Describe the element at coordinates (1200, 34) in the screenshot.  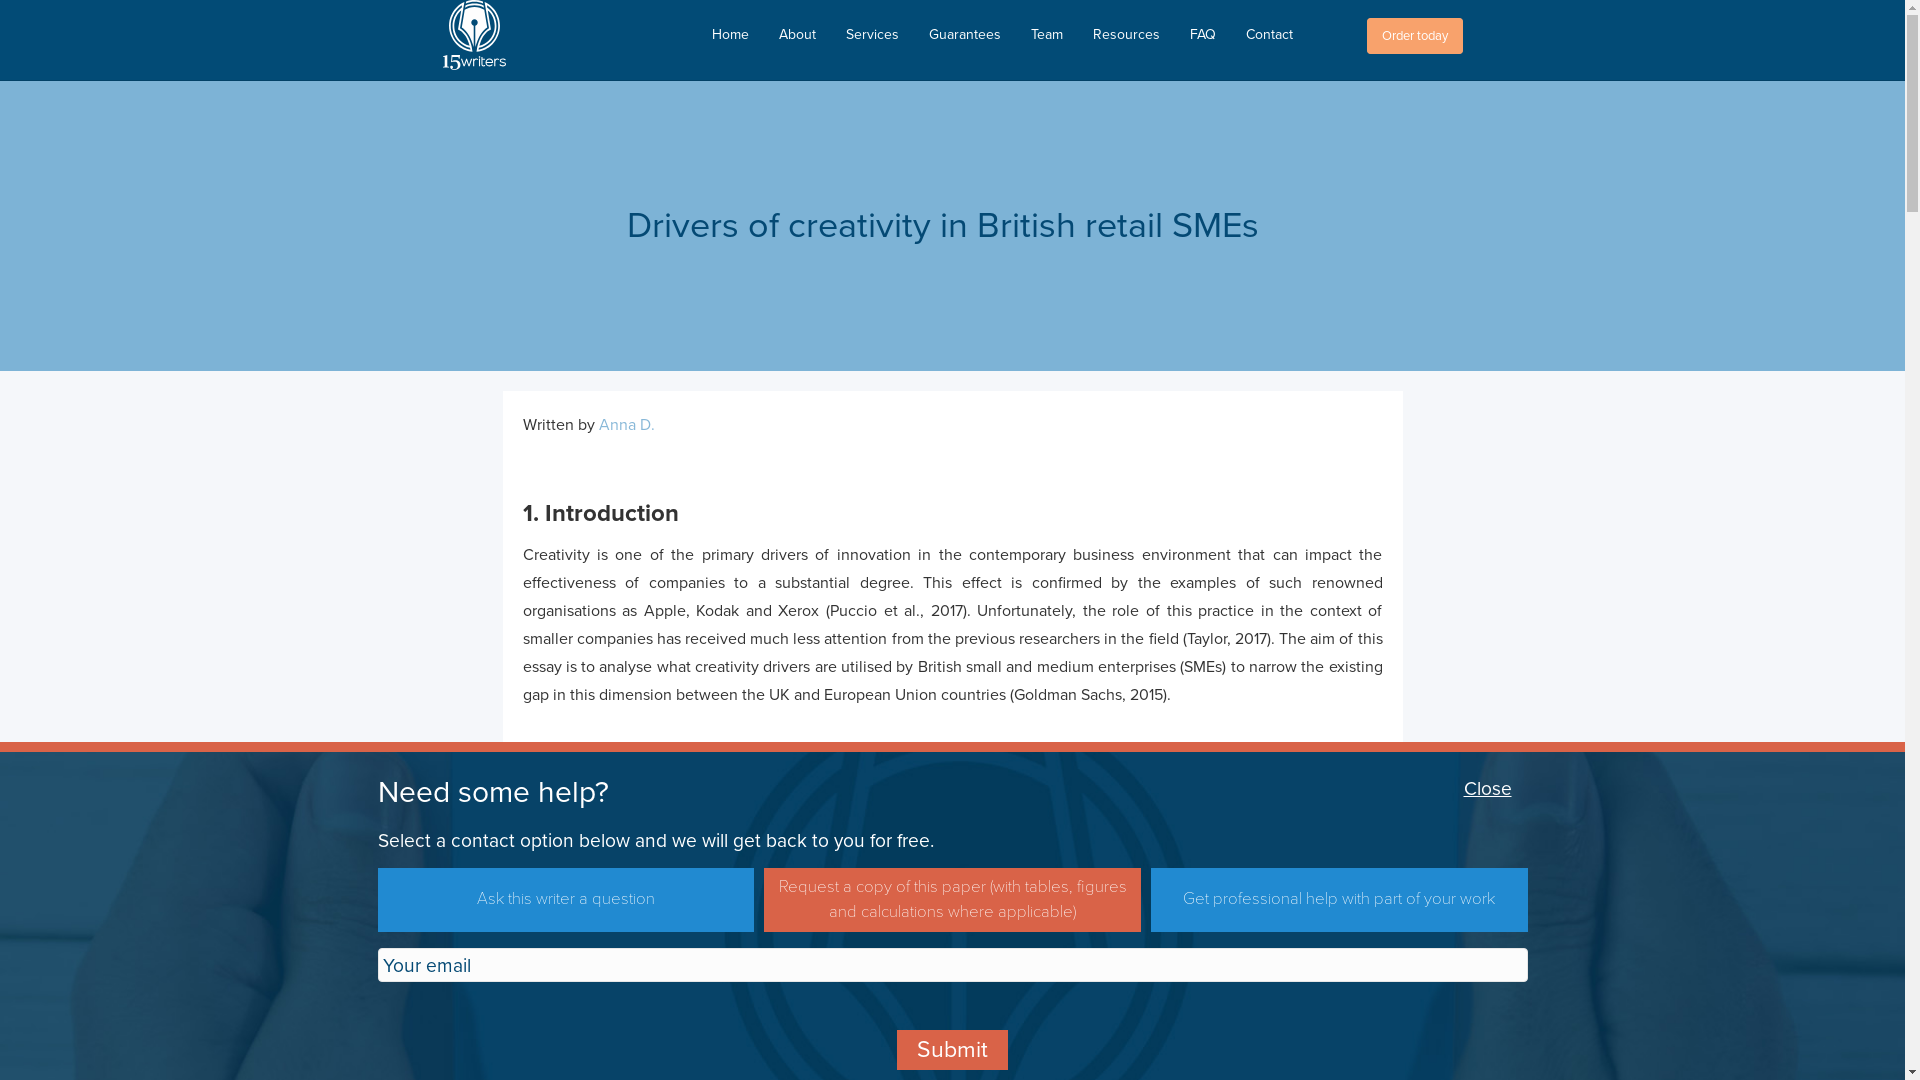
I see `'FAQ'` at that location.